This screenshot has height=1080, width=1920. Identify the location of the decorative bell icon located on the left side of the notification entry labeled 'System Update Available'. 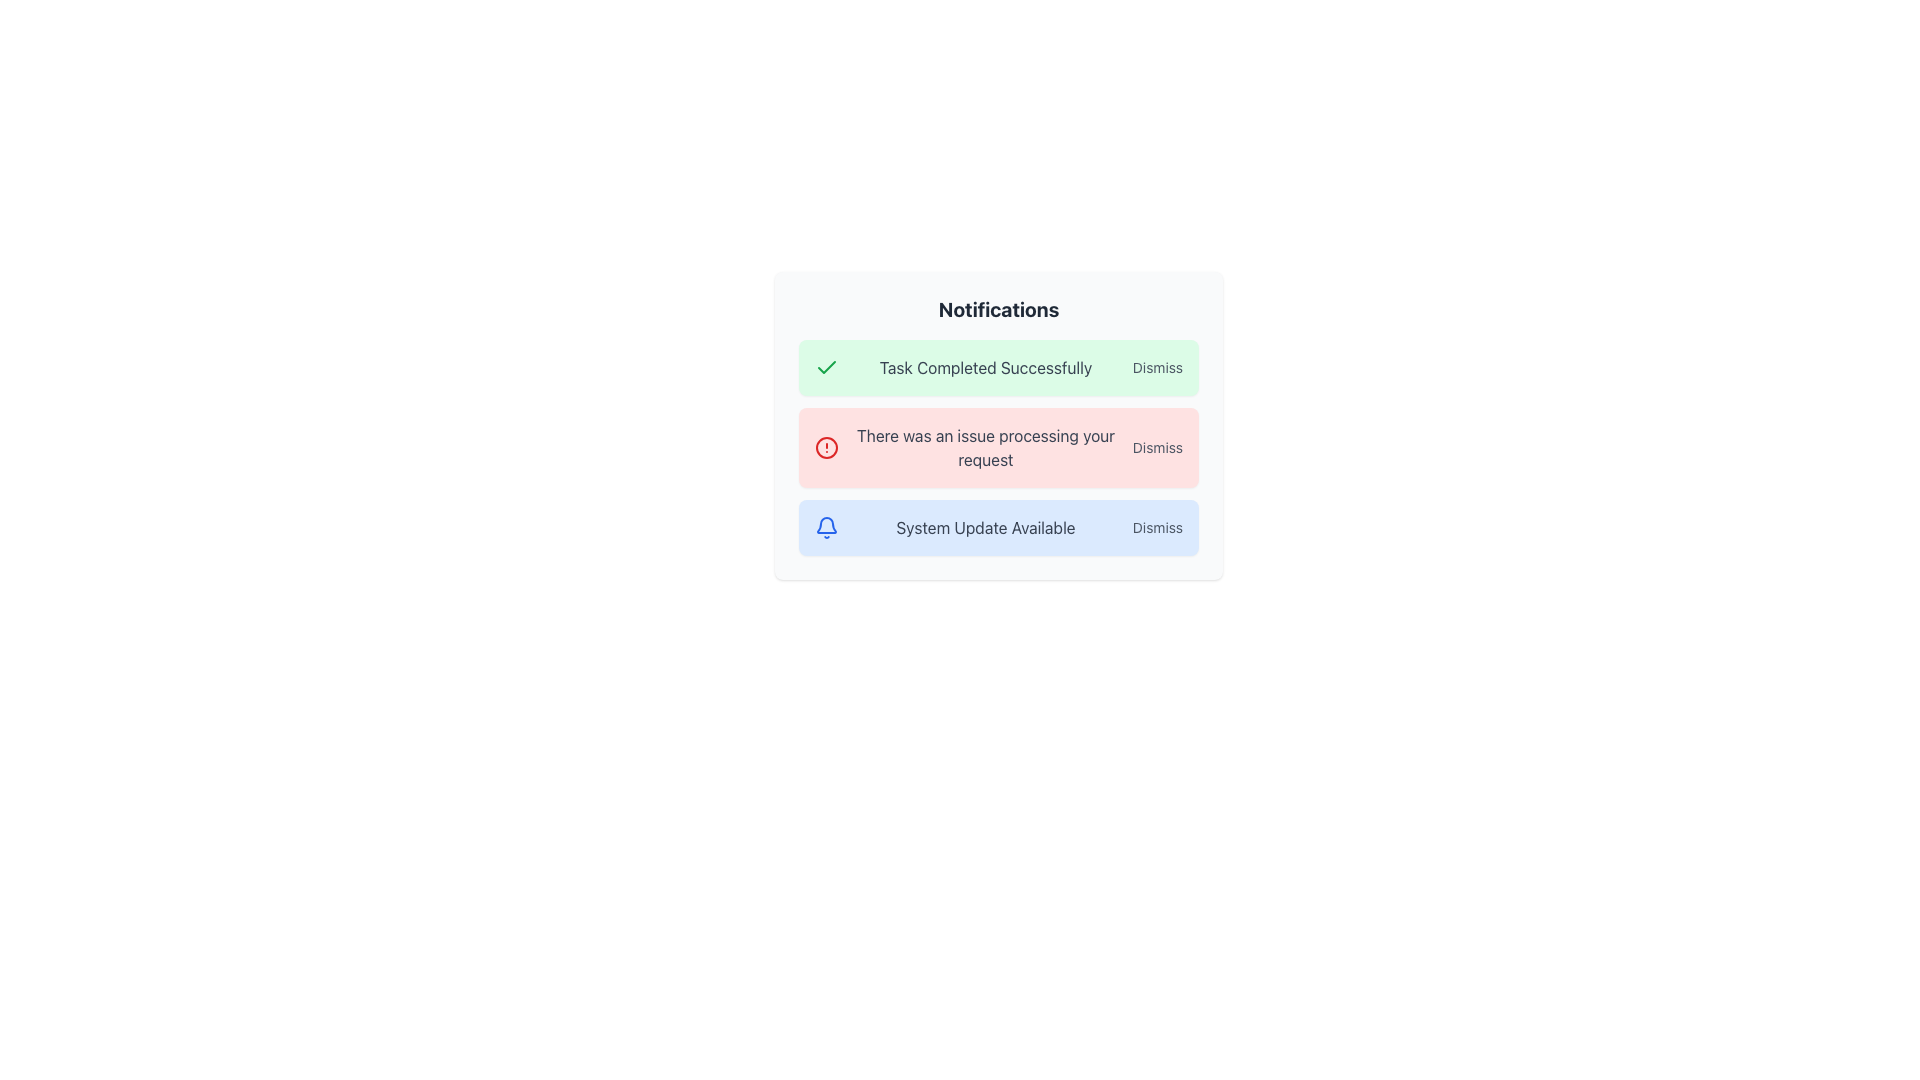
(826, 527).